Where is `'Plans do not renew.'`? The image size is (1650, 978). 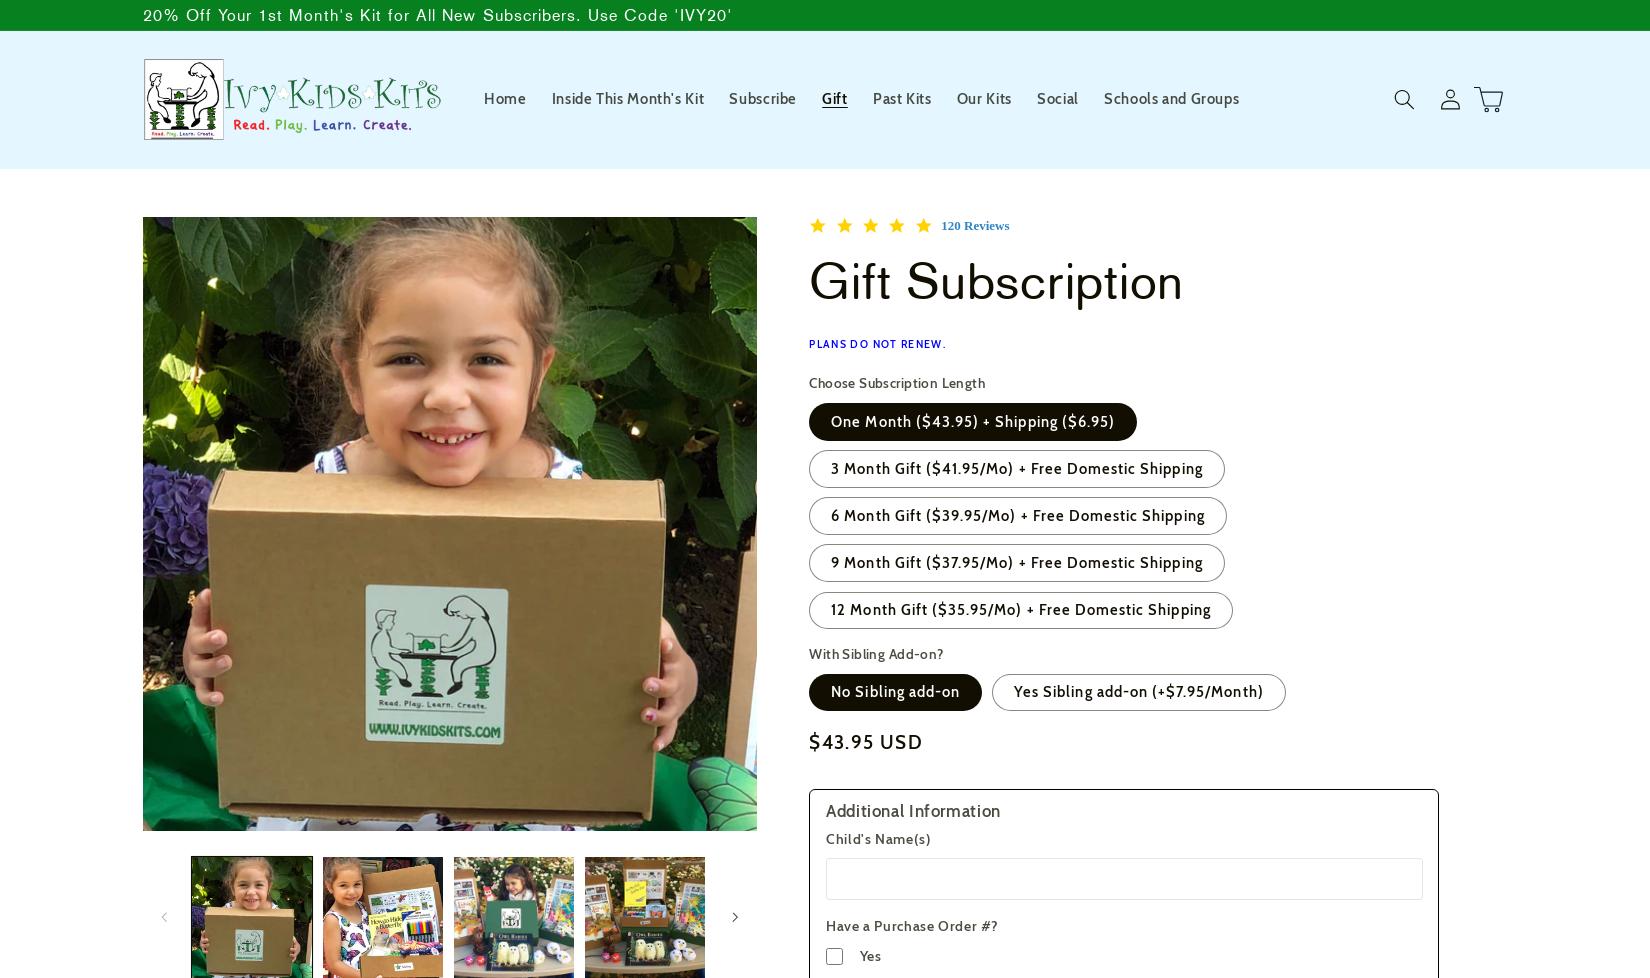
'Plans do not renew.' is located at coordinates (877, 343).